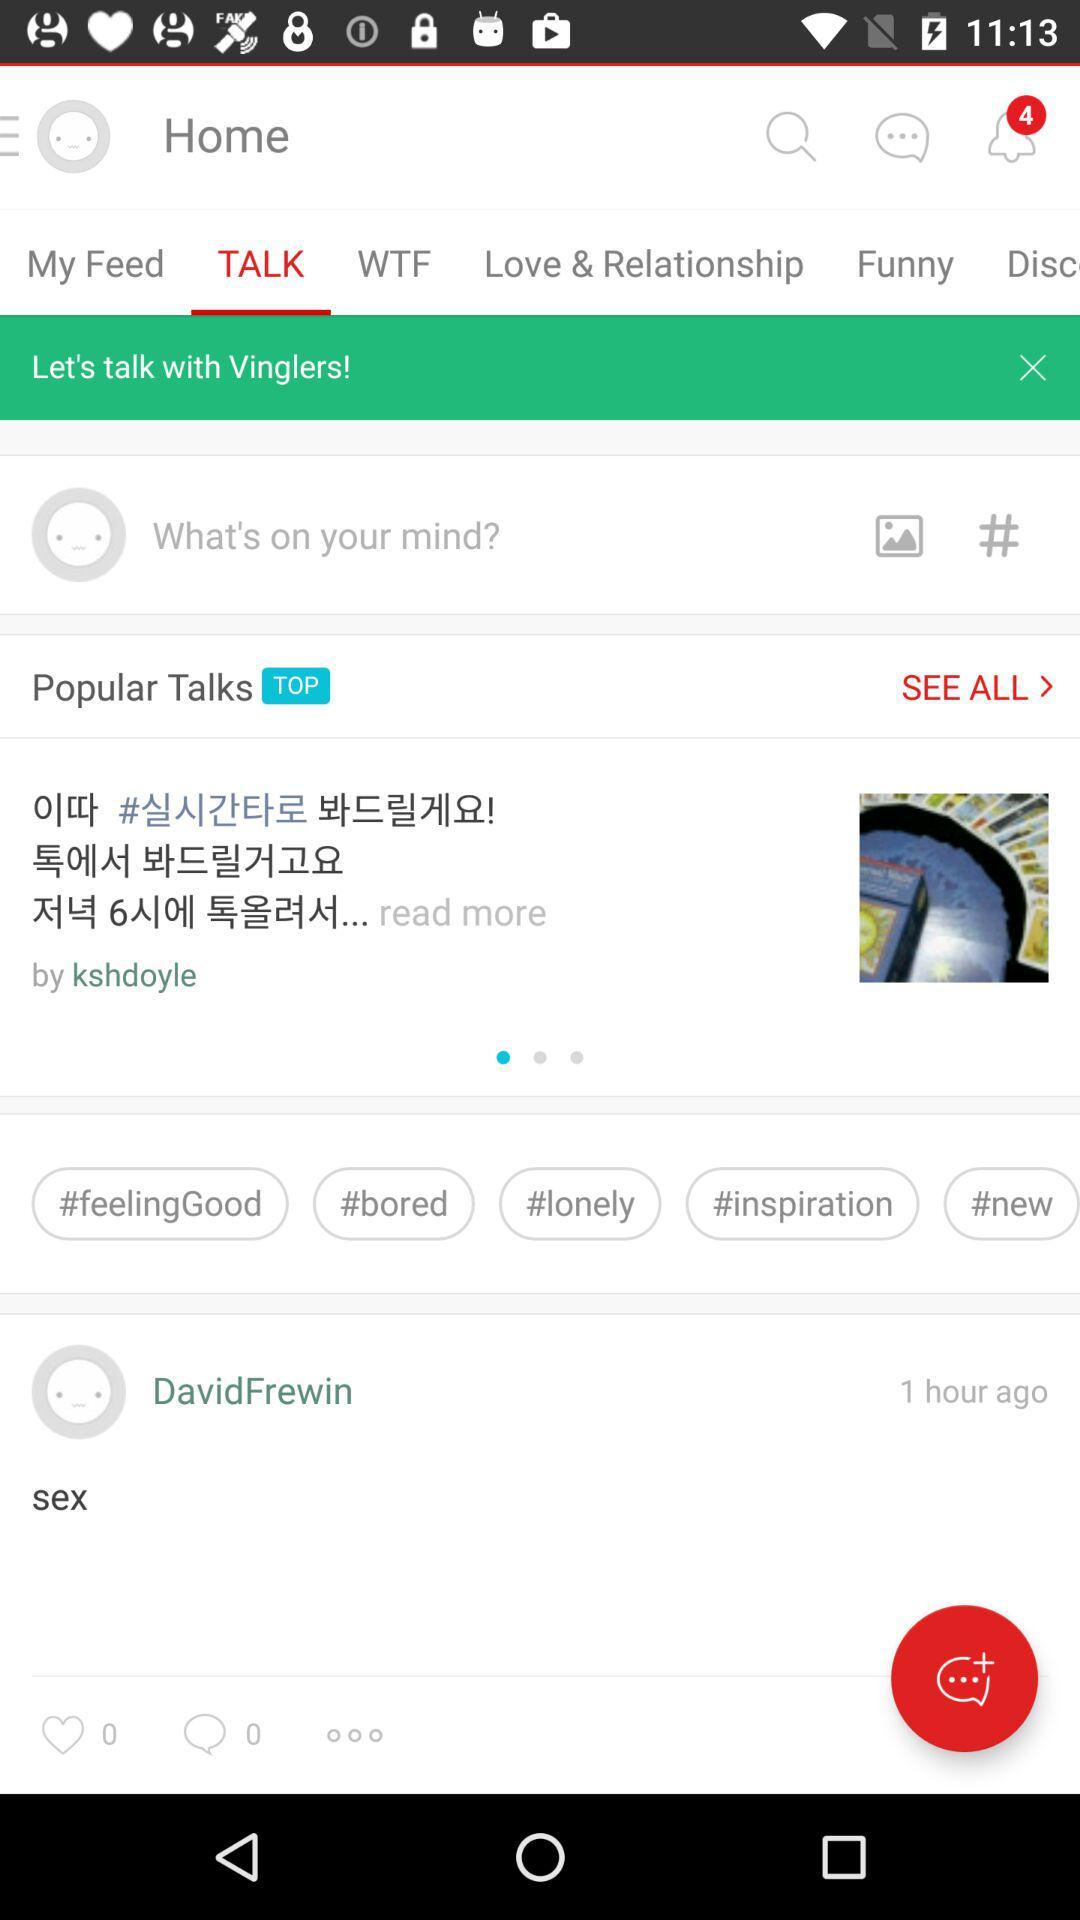  I want to click on the icon to the right of what s on icon, so click(897, 534).